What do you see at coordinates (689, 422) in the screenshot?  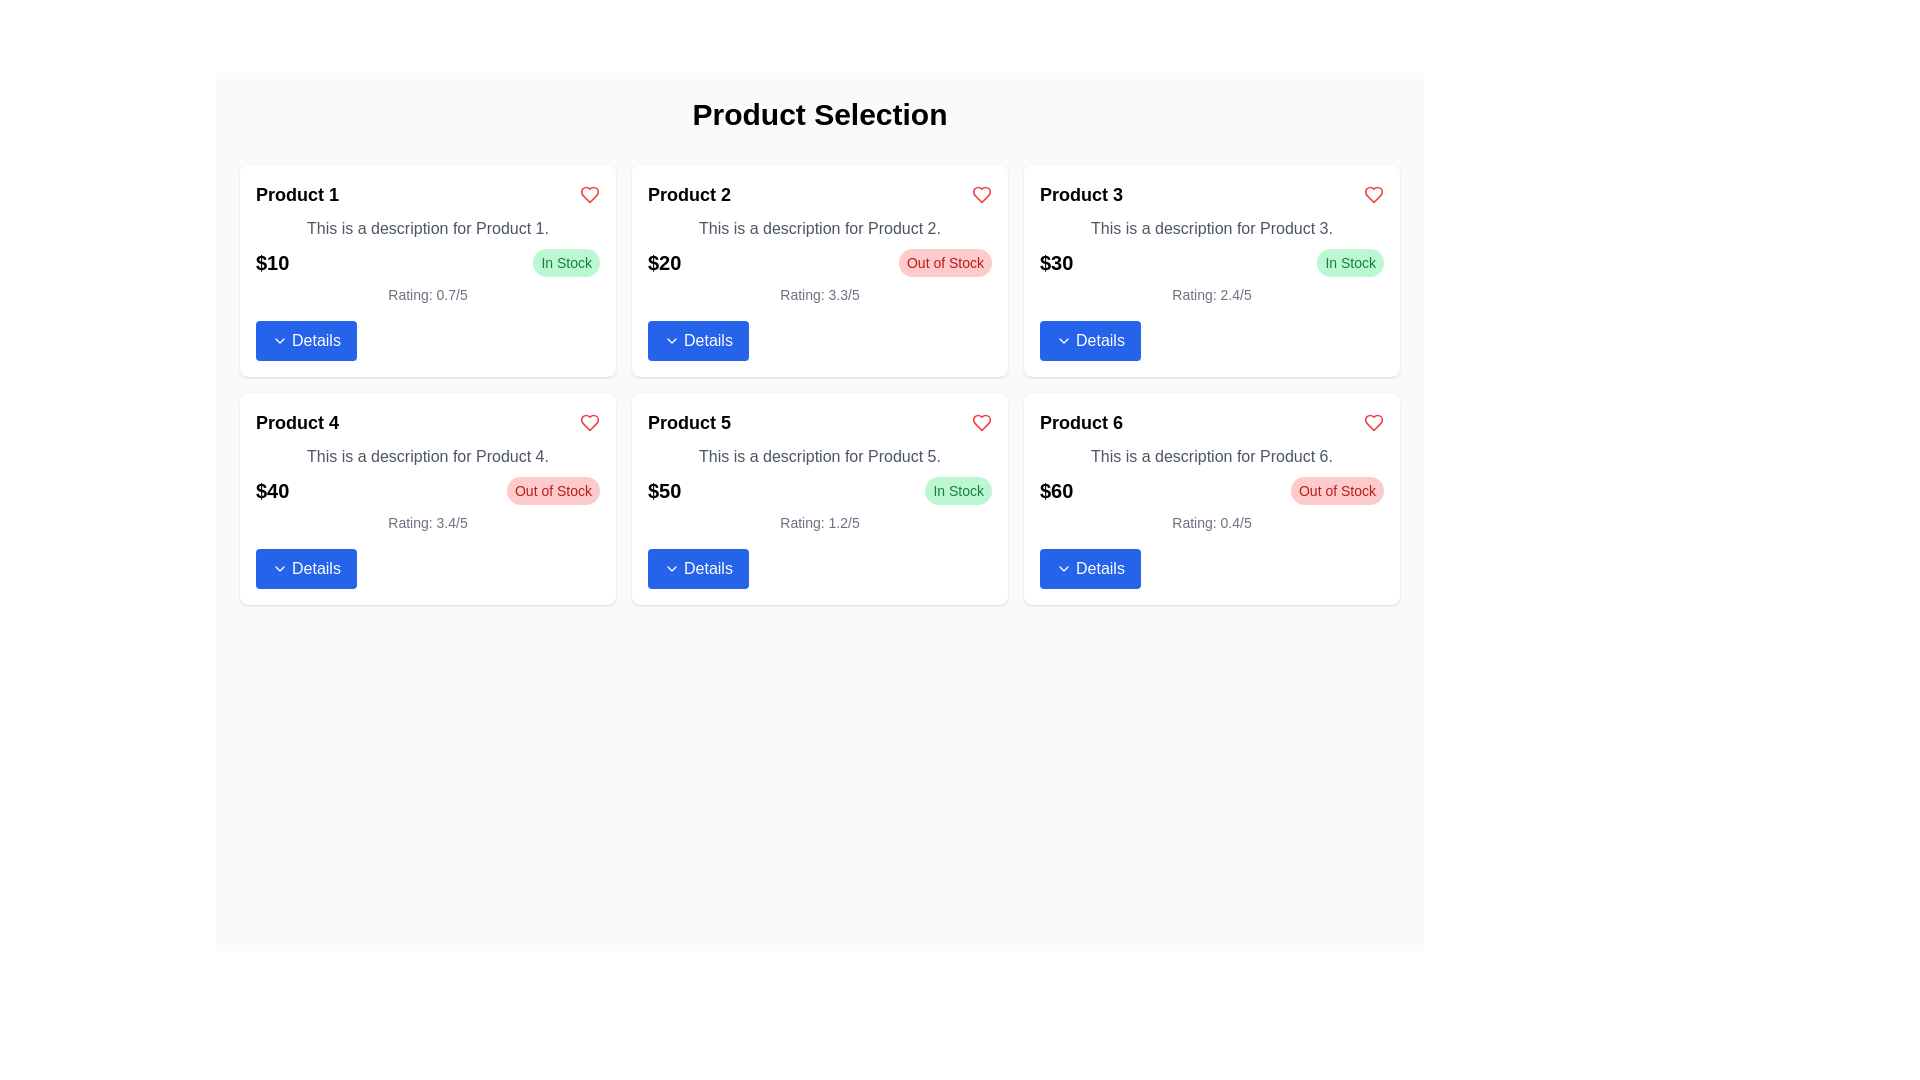 I see `bold text label displaying 'Product 5' located at the top-left of the first product card in the second row of the product grid` at bounding box center [689, 422].